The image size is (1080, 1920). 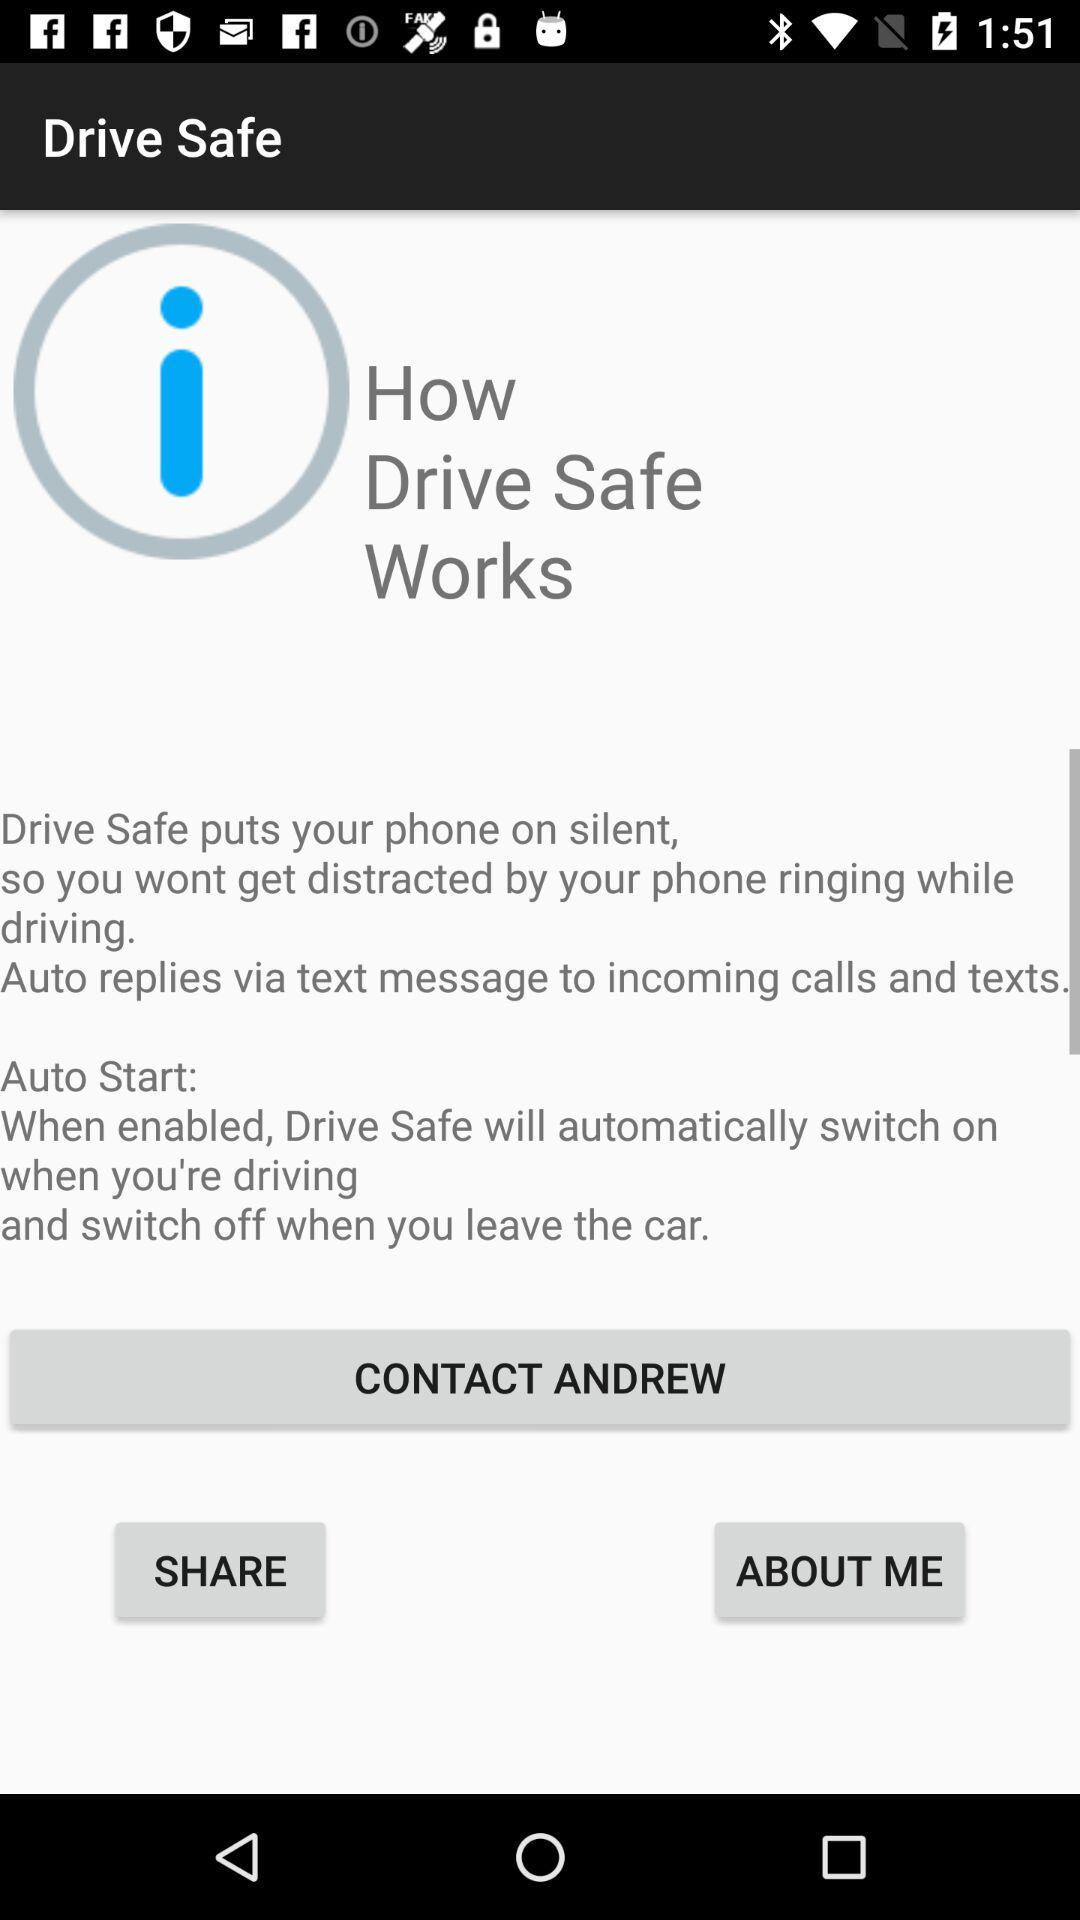 I want to click on the share, so click(x=220, y=1568).